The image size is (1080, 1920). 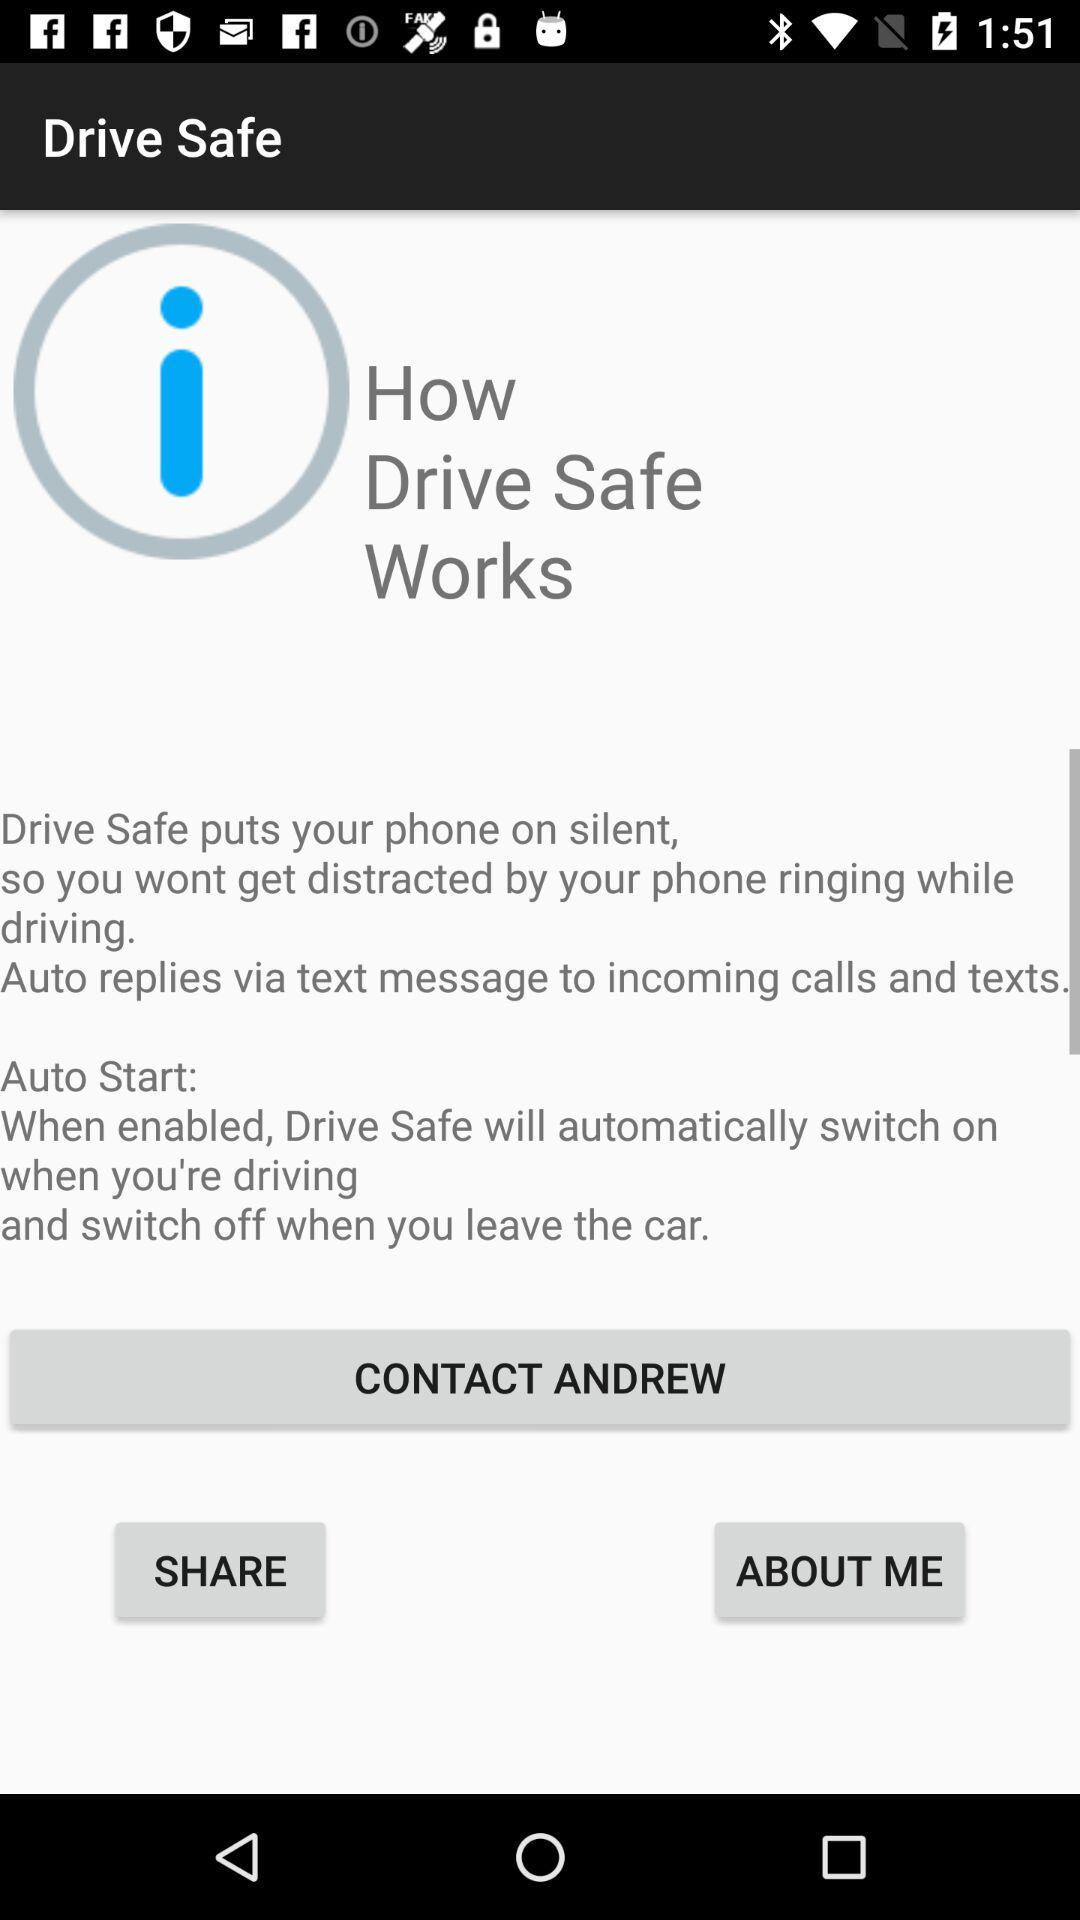 I want to click on the share, so click(x=220, y=1568).